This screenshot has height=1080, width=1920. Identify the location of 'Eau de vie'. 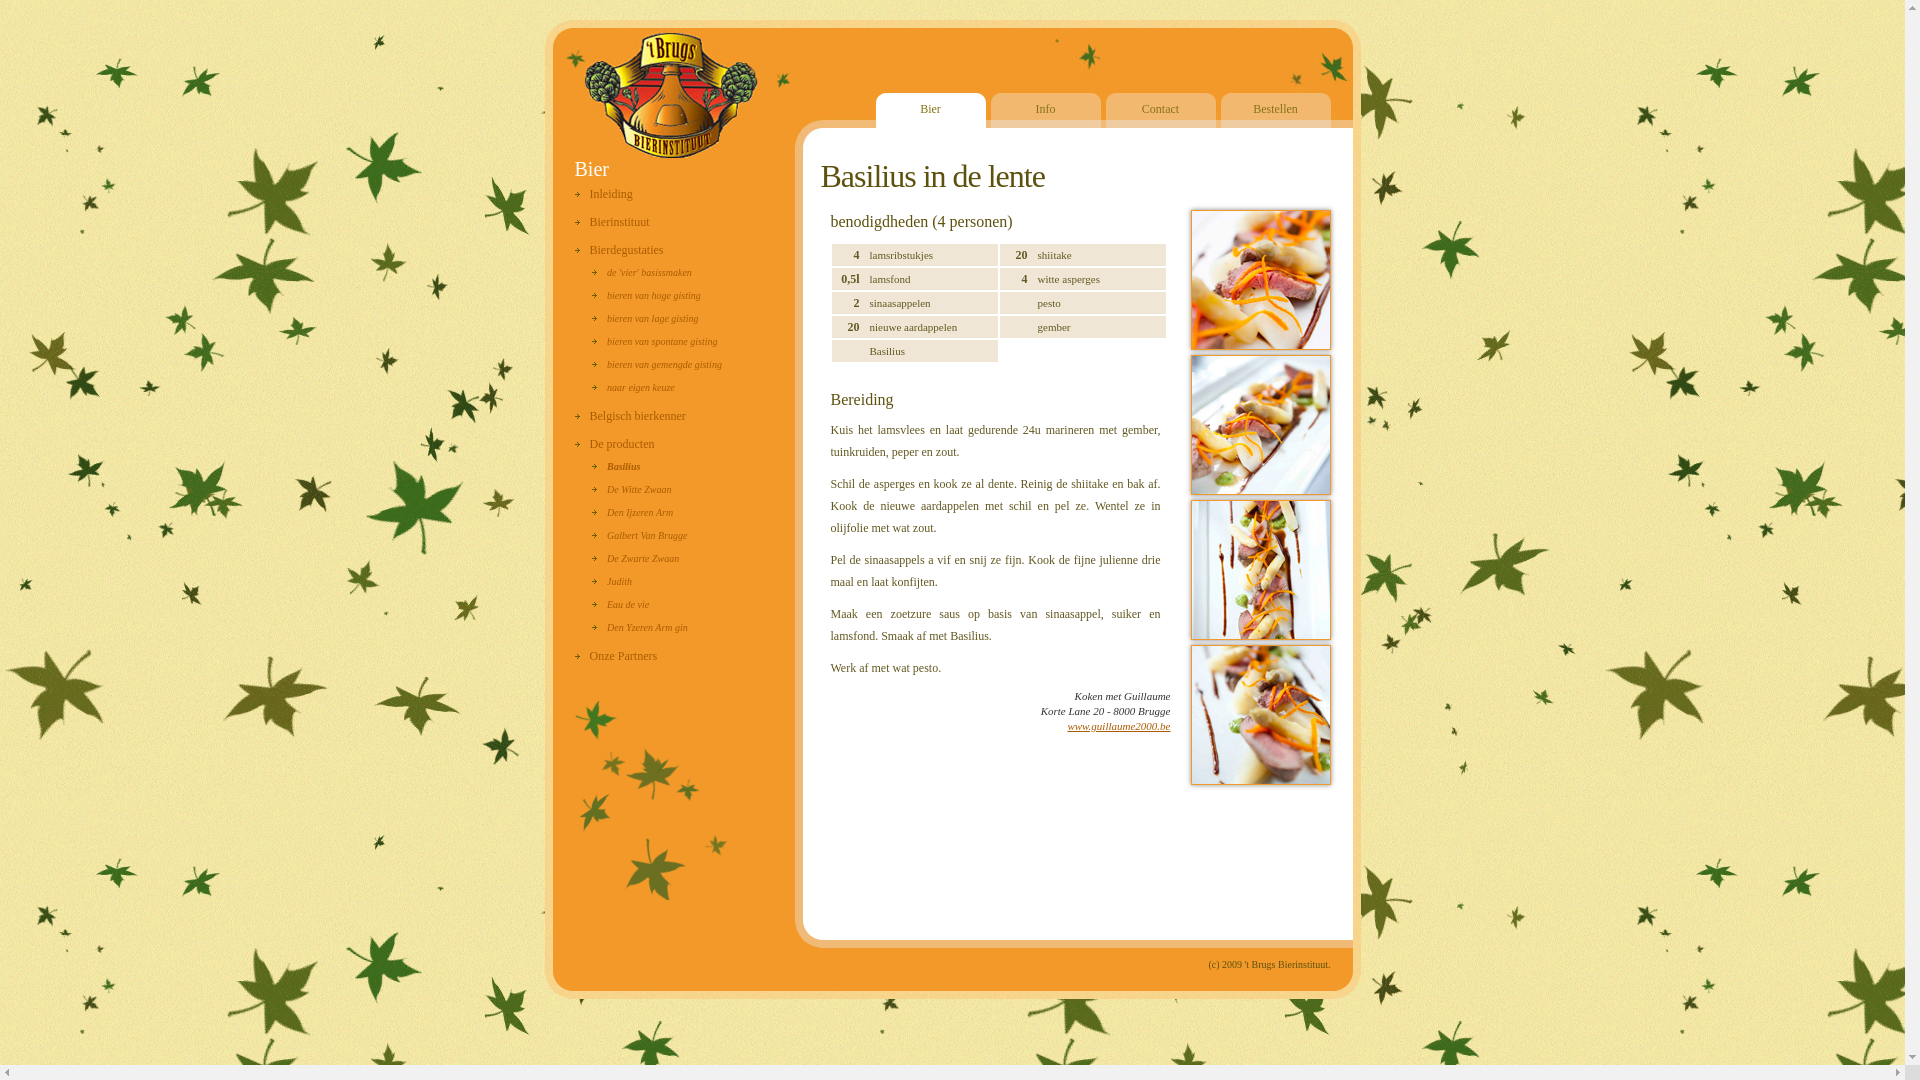
(619, 603).